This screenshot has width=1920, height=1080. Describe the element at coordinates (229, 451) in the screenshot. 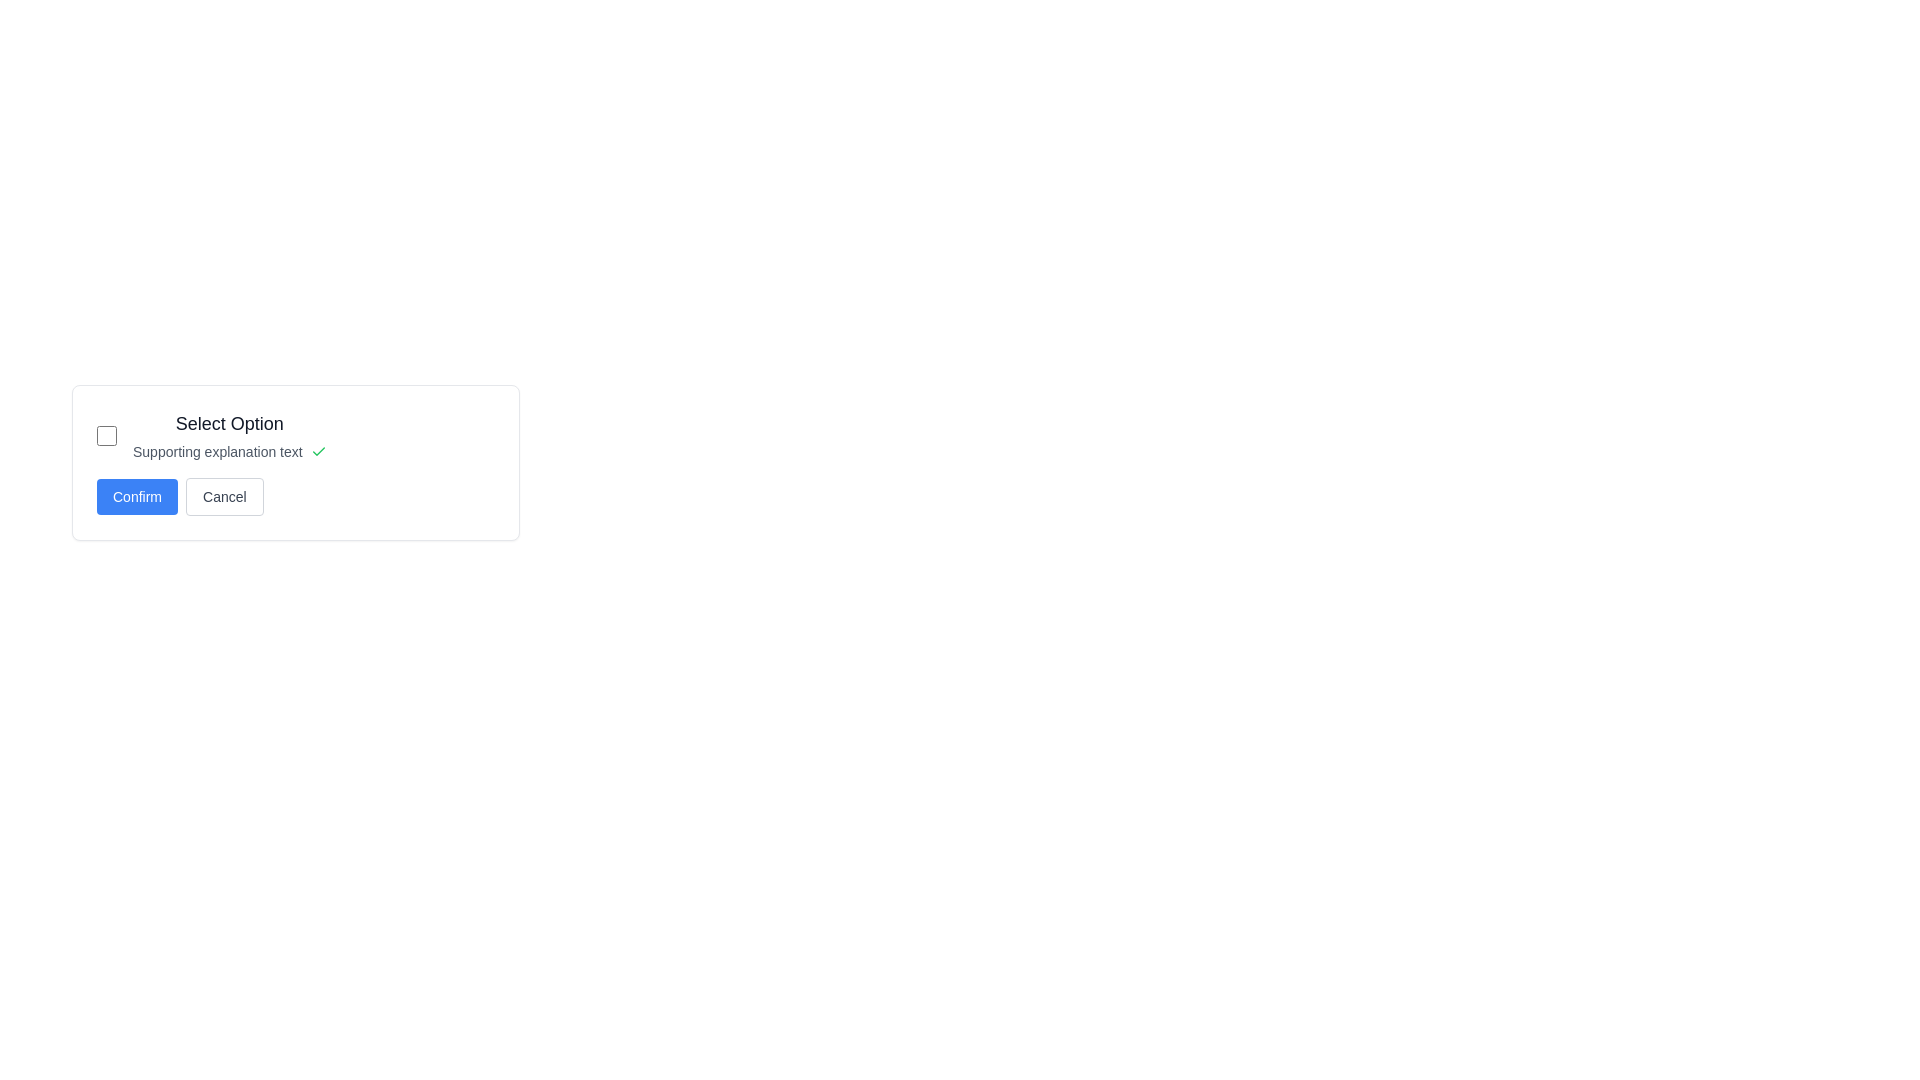

I see `the text styled as 'Supporting explanation text' with a green checkmark icon, located directly below the title 'Select Option'` at that location.